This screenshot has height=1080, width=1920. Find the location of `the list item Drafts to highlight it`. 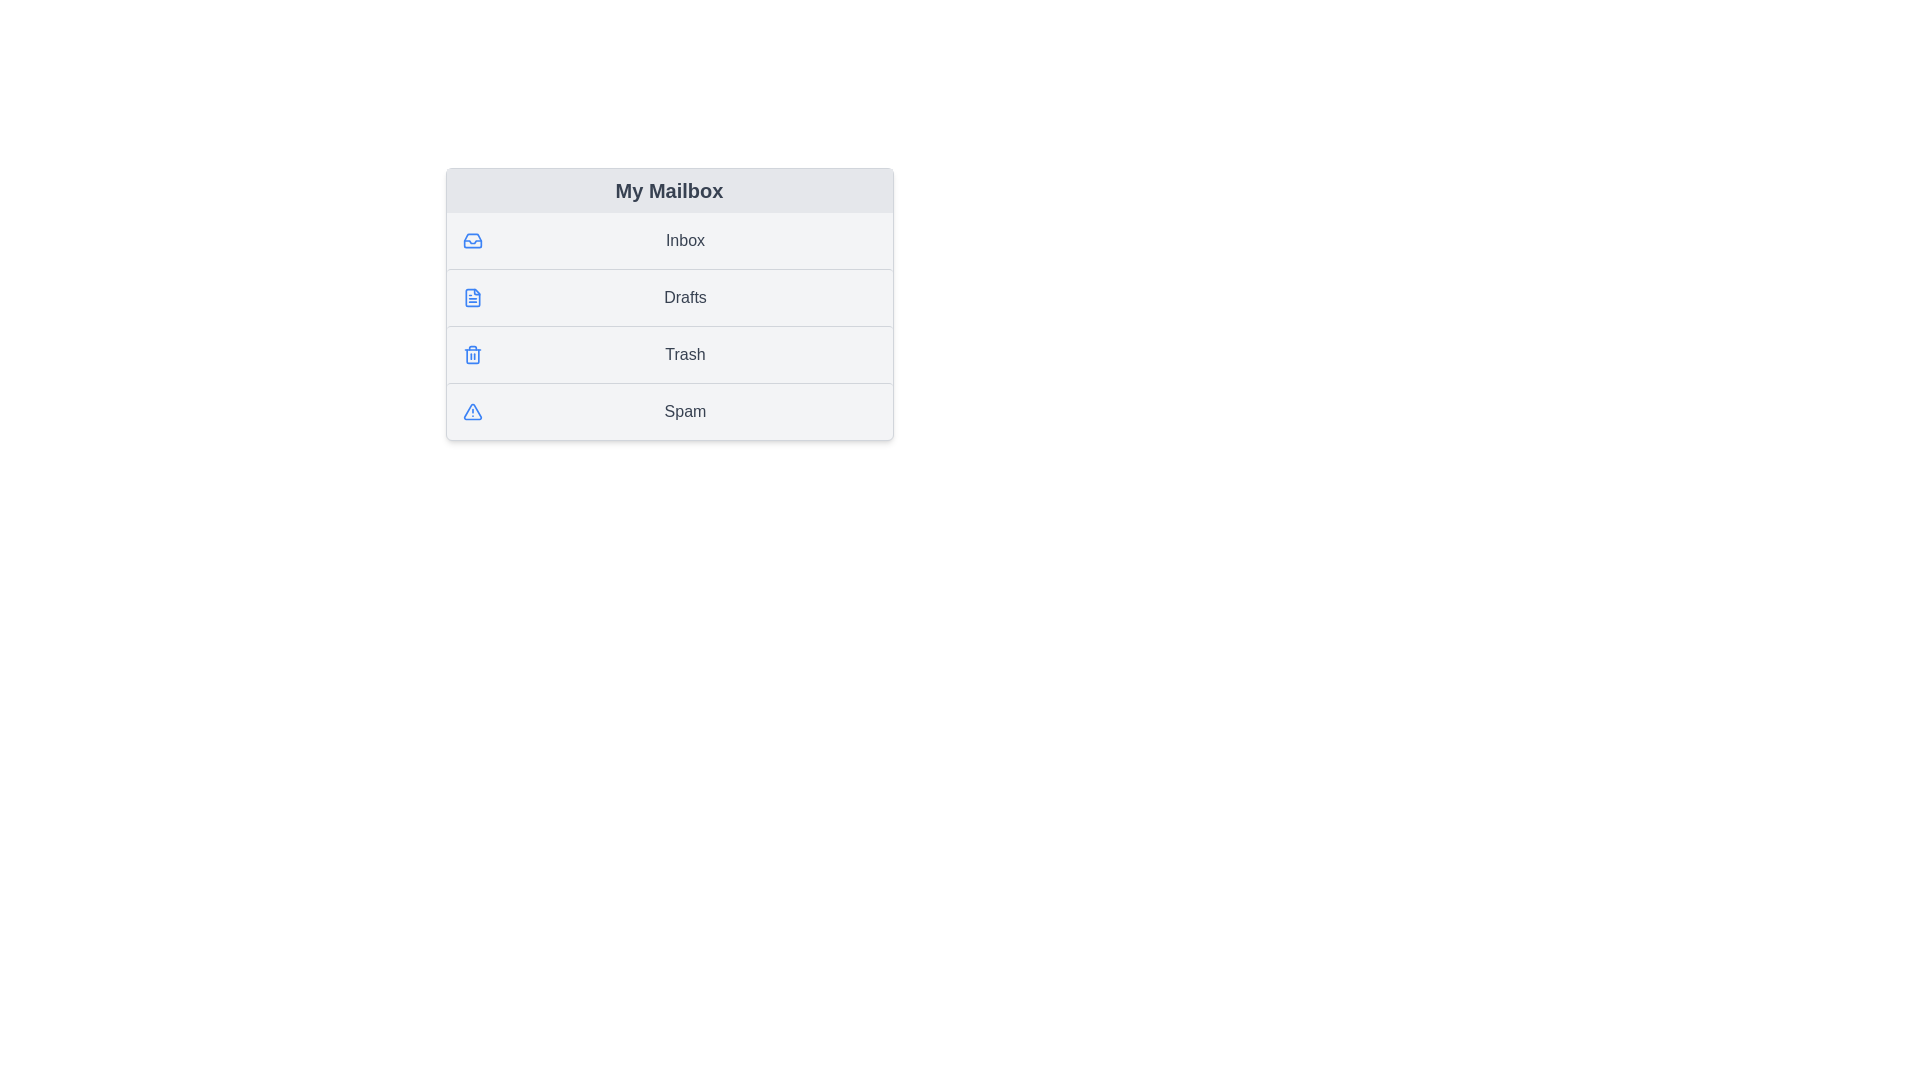

the list item Drafts to highlight it is located at coordinates (669, 297).